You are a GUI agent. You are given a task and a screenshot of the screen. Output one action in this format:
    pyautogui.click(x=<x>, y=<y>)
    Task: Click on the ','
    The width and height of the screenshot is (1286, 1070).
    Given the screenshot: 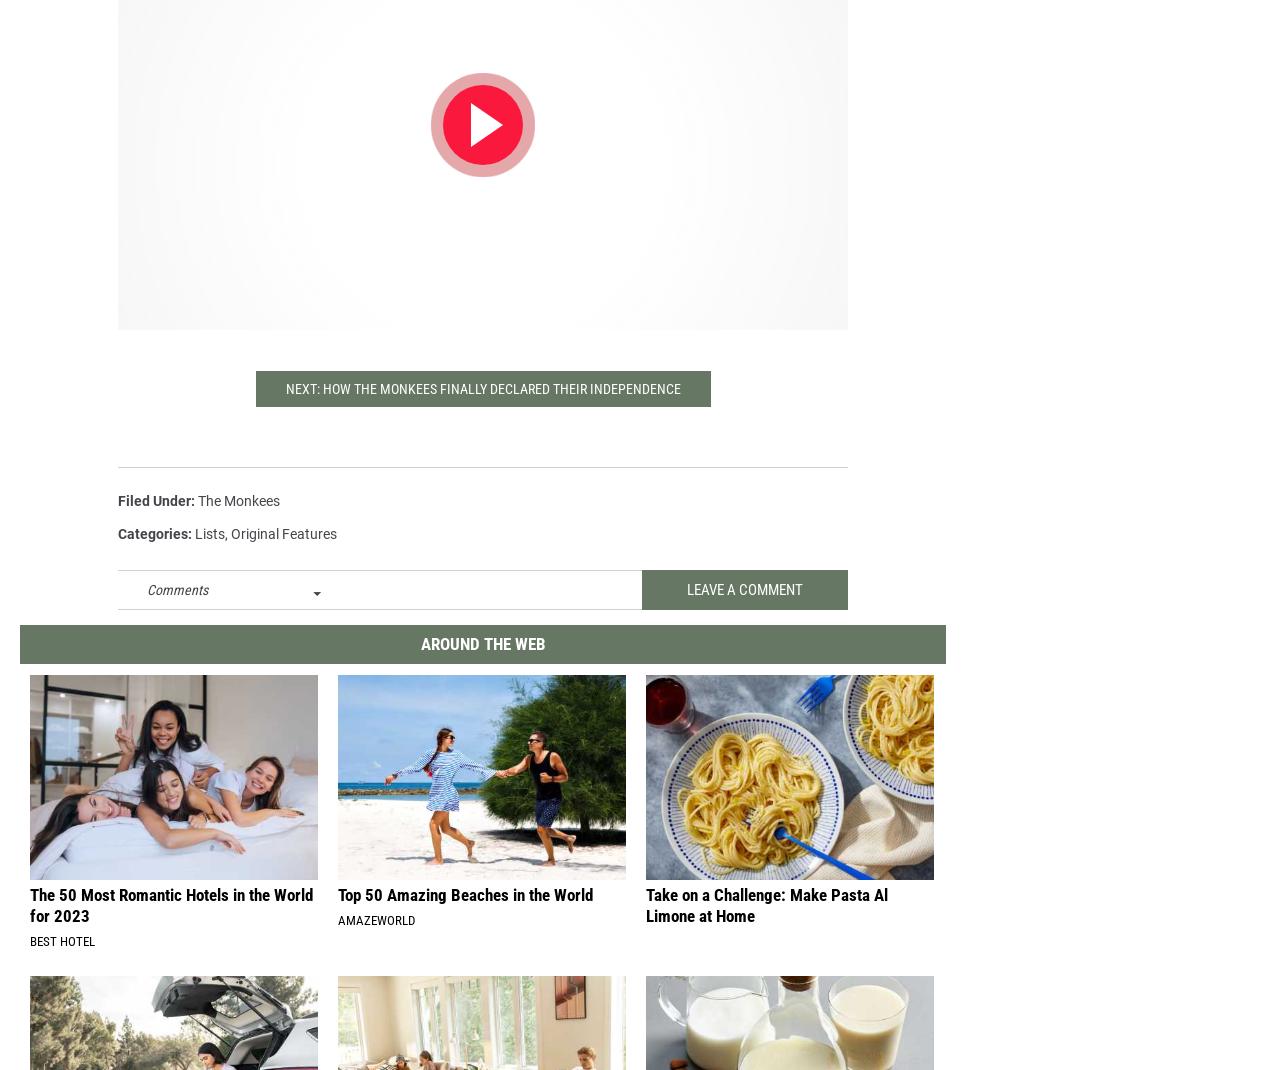 What is the action you would take?
    pyautogui.click(x=228, y=550)
    